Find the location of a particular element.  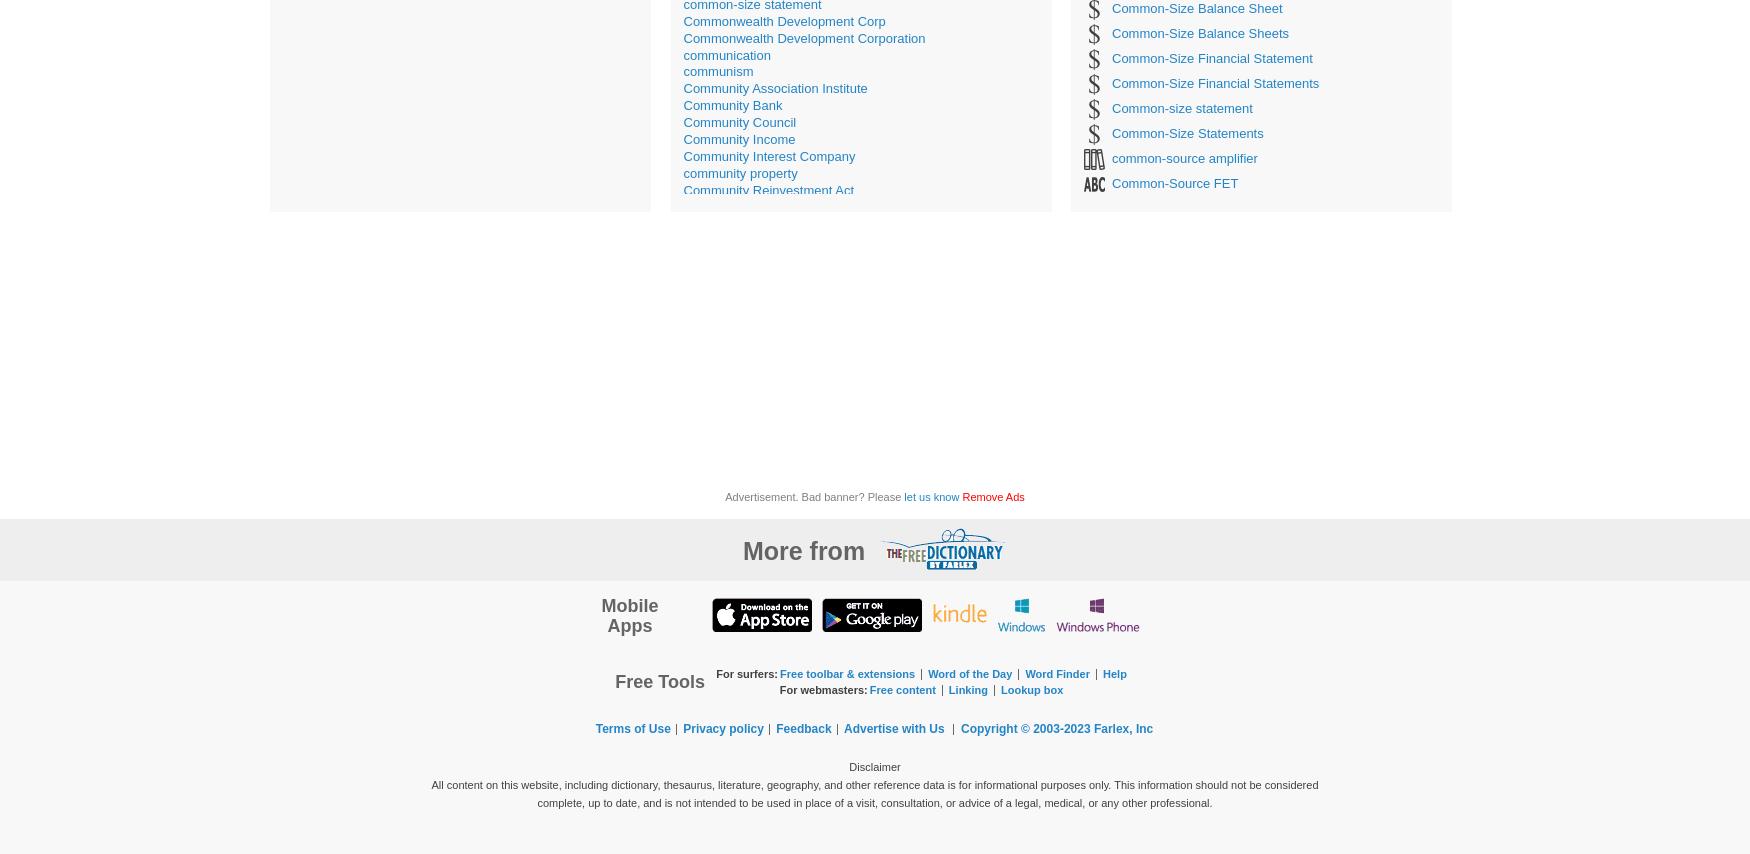

'Feedback' is located at coordinates (802, 728).